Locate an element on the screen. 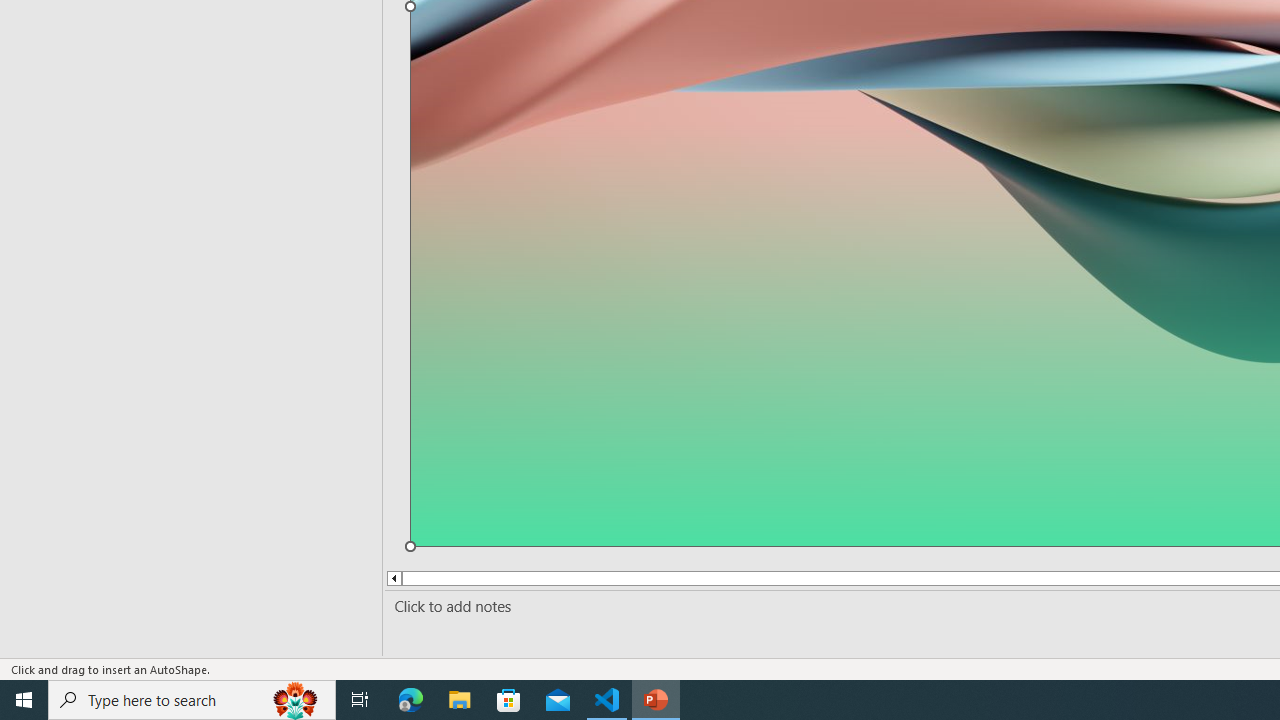 Image resolution: width=1280 pixels, height=720 pixels. 'Search highlights icon opens search home window' is located at coordinates (294, 698).